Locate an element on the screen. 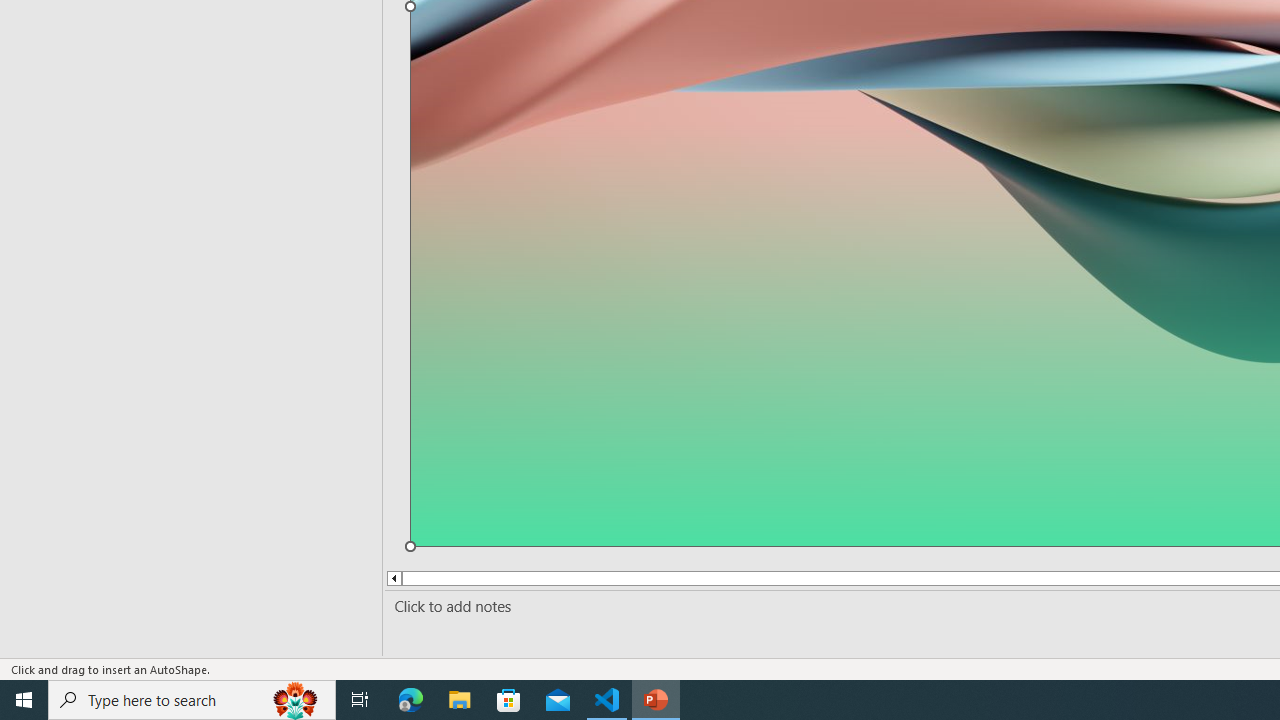 Image resolution: width=1280 pixels, height=720 pixels. 'Search highlights icon opens search home window' is located at coordinates (294, 698).